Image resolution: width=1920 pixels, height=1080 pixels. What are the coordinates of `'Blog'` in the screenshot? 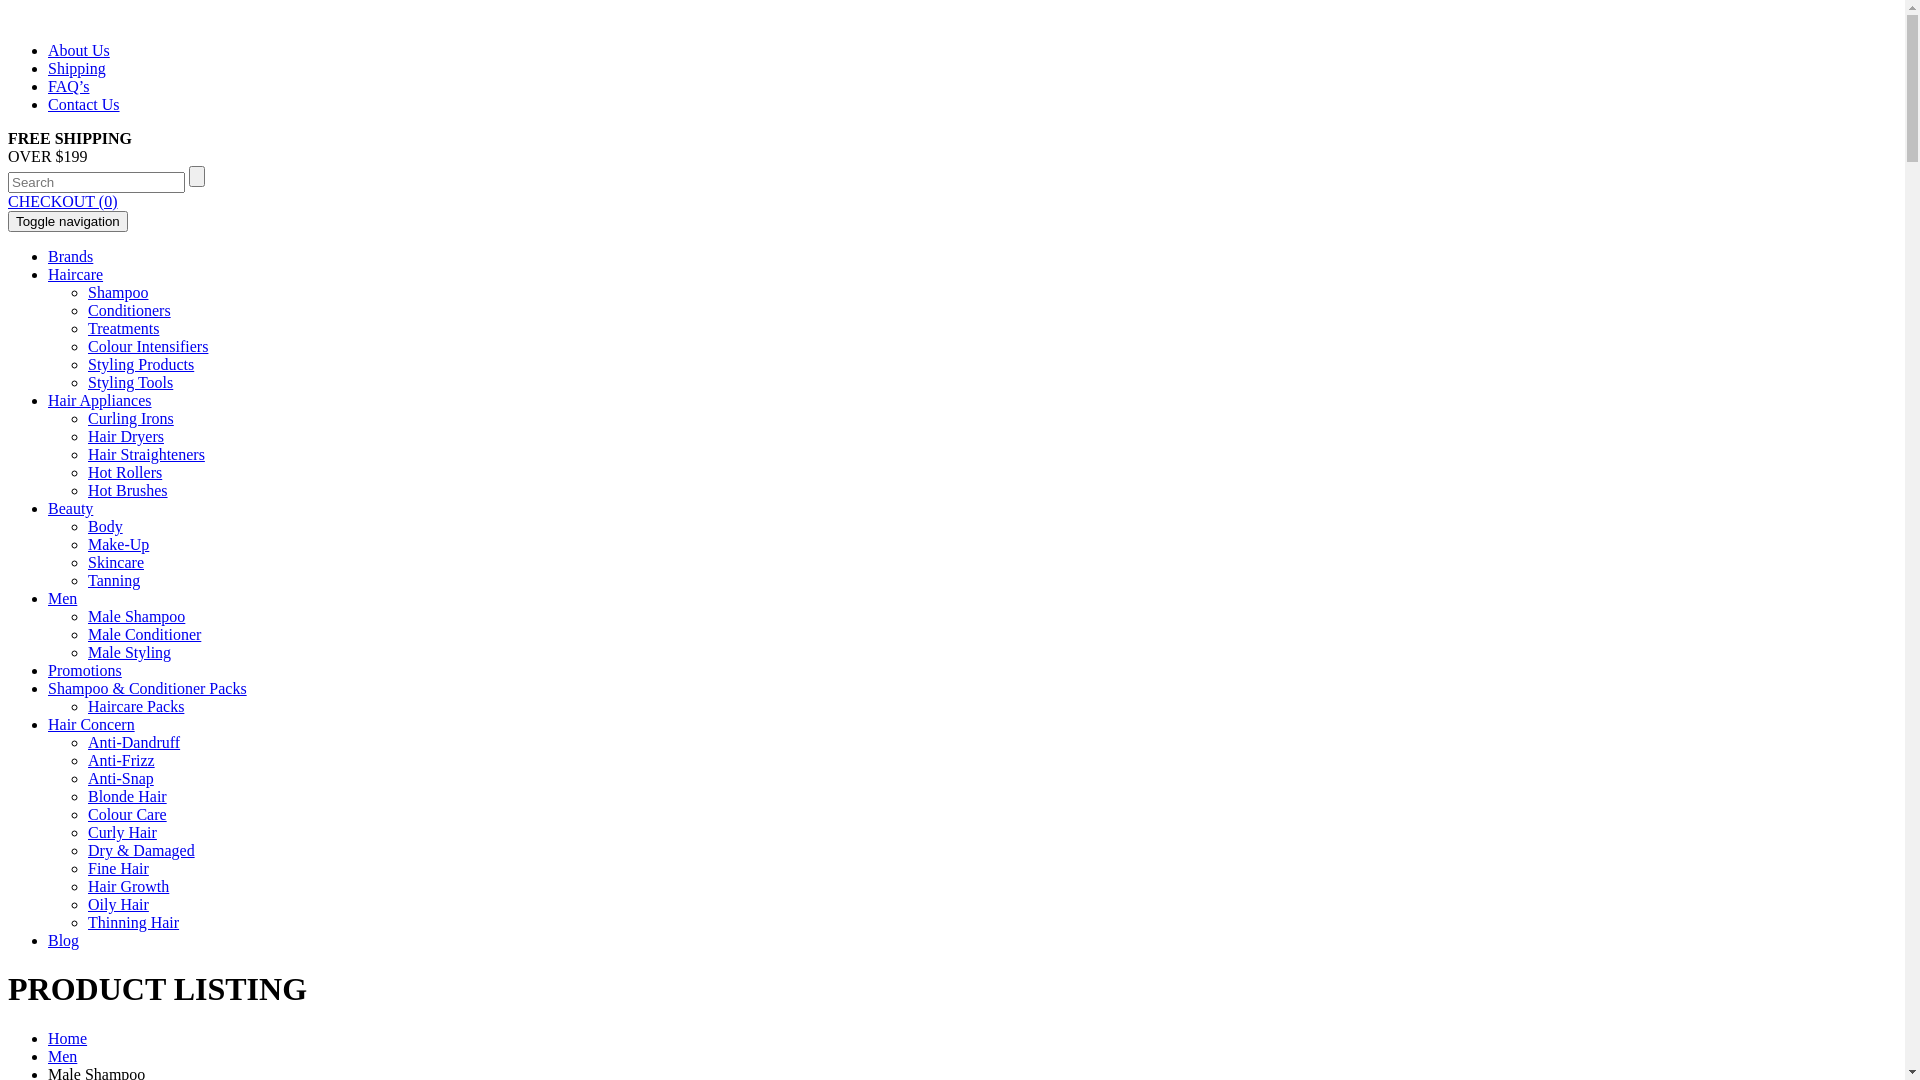 It's located at (63, 940).